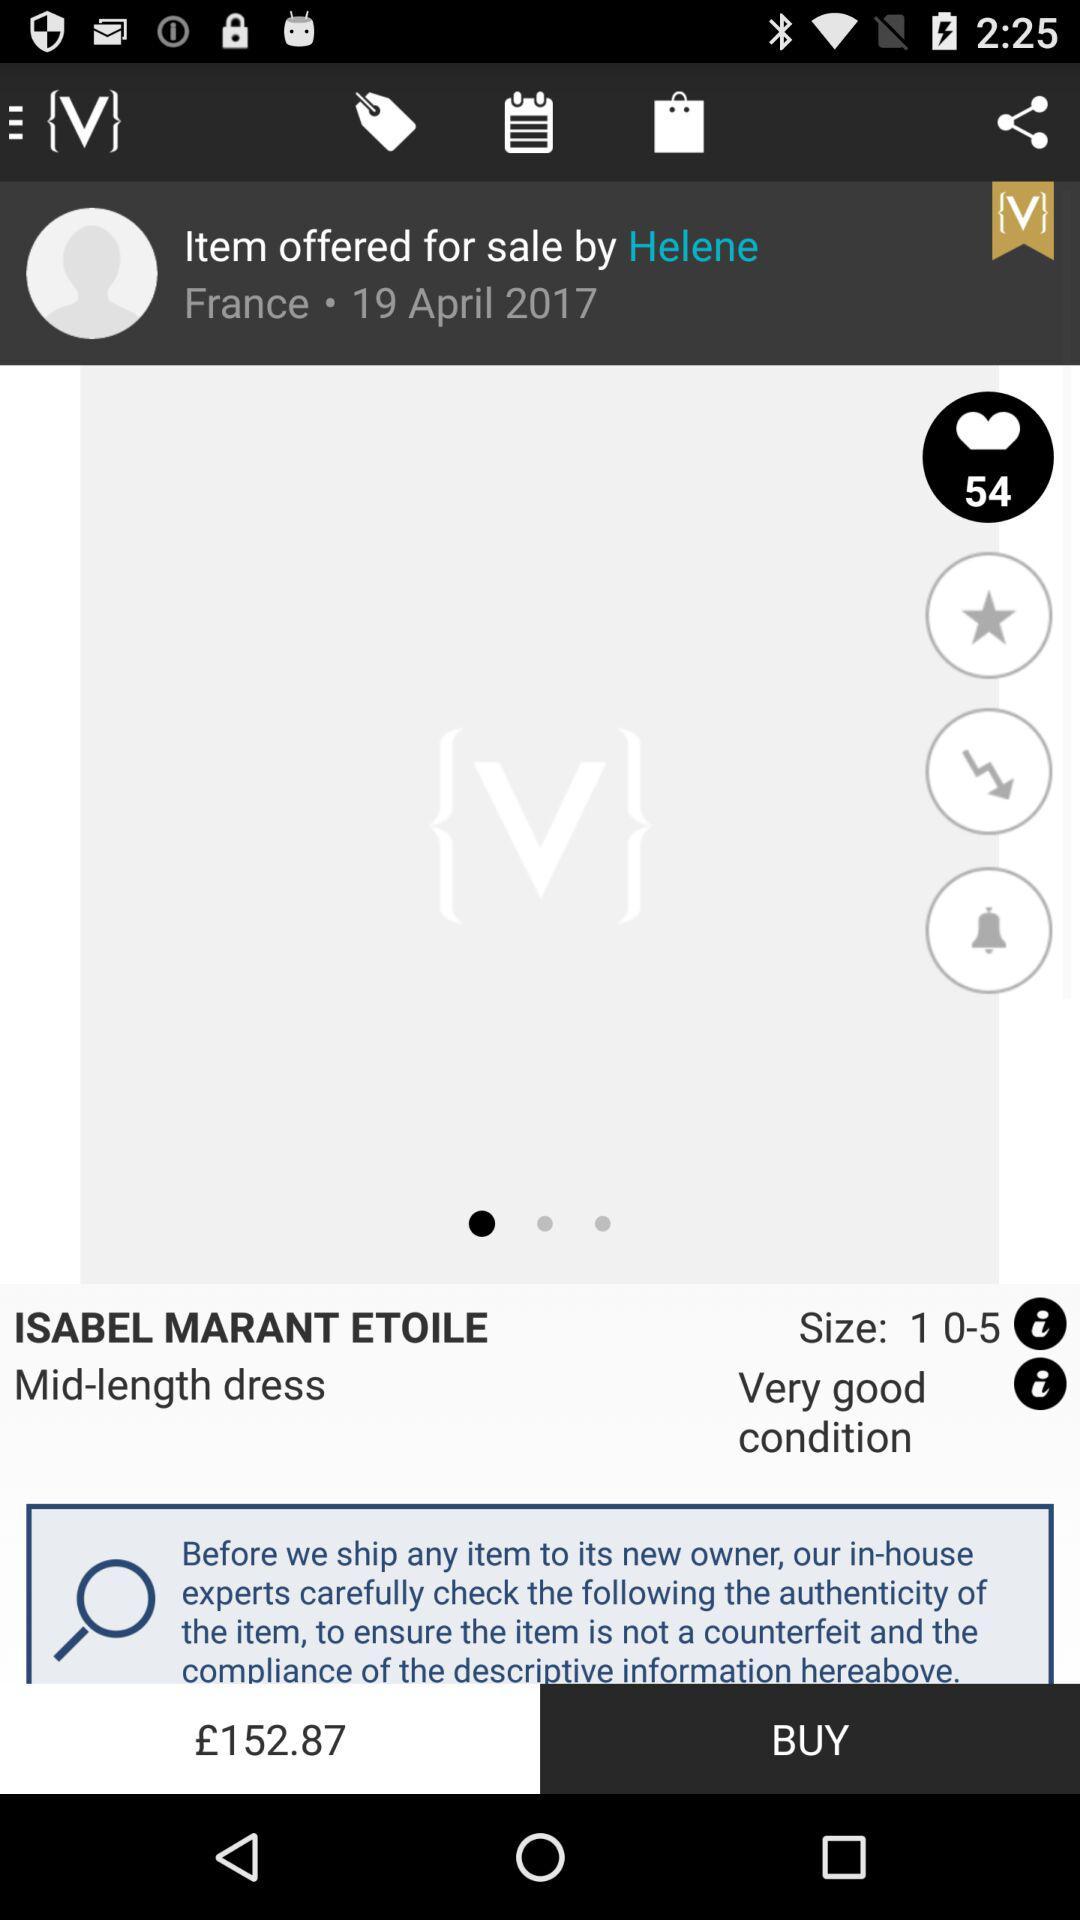  Describe the element at coordinates (987, 657) in the screenshot. I see `the star icon` at that location.